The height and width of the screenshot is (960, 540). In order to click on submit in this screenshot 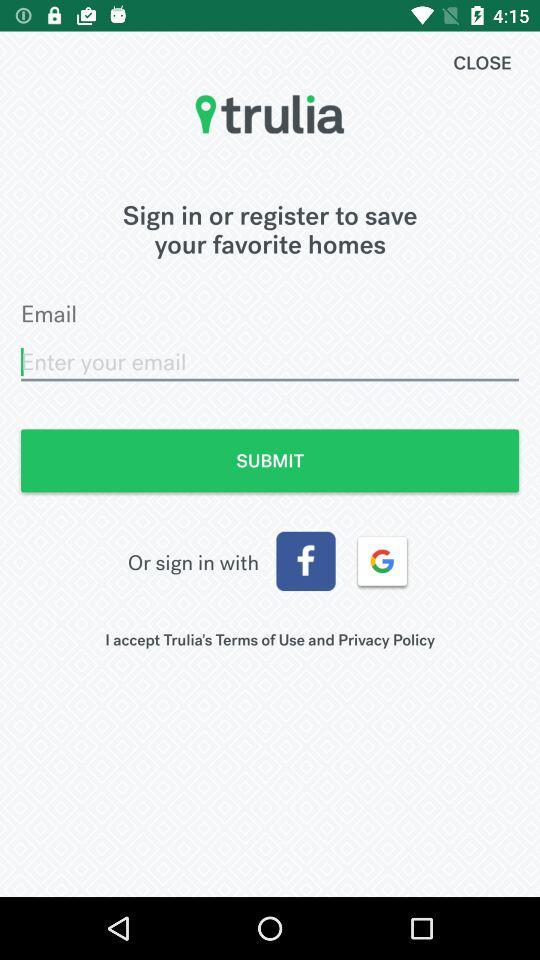, I will do `click(270, 460)`.